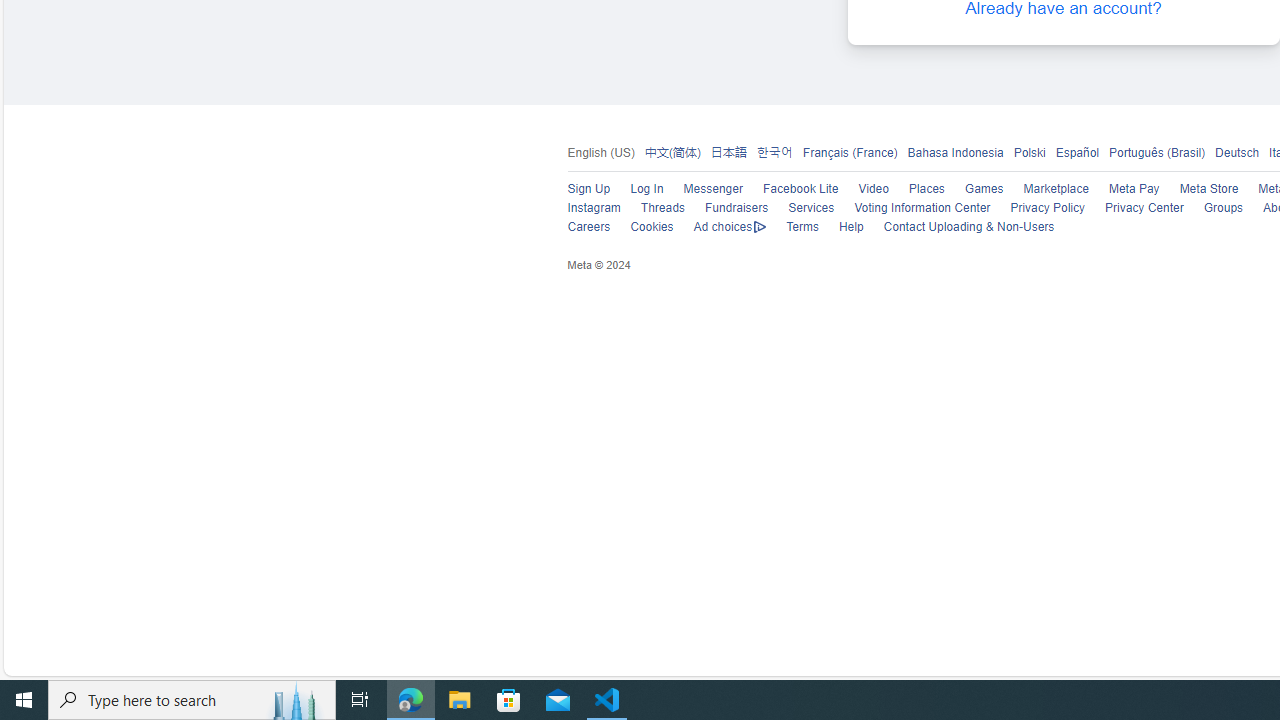 This screenshot has width=1280, height=720. Describe the element at coordinates (1055, 189) in the screenshot. I see `'Marketplace'` at that location.